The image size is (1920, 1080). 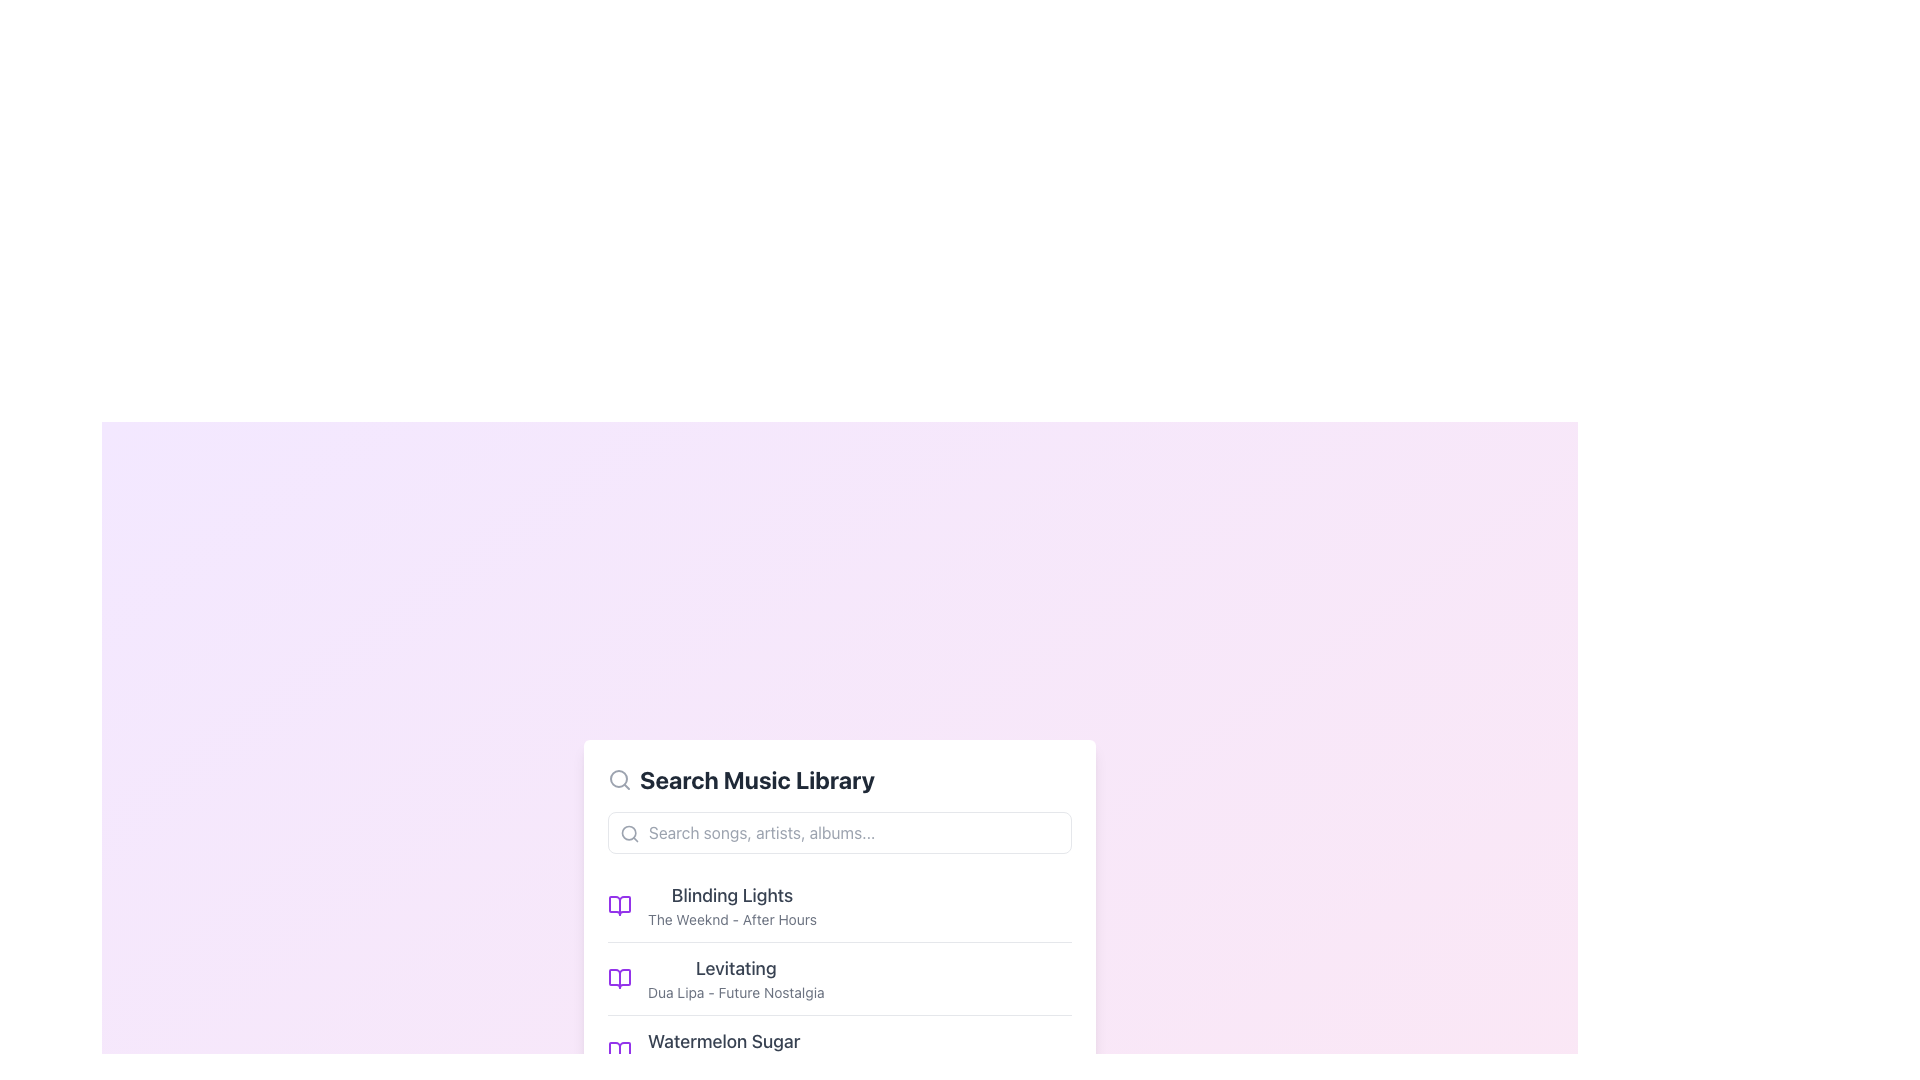 What do you see at coordinates (628, 832) in the screenshot?
I see `the SVG Circle Component, which is part of the magnifying glass symbol located at the left side of the search bar in the music search interface` at bounding box center [628, 832].